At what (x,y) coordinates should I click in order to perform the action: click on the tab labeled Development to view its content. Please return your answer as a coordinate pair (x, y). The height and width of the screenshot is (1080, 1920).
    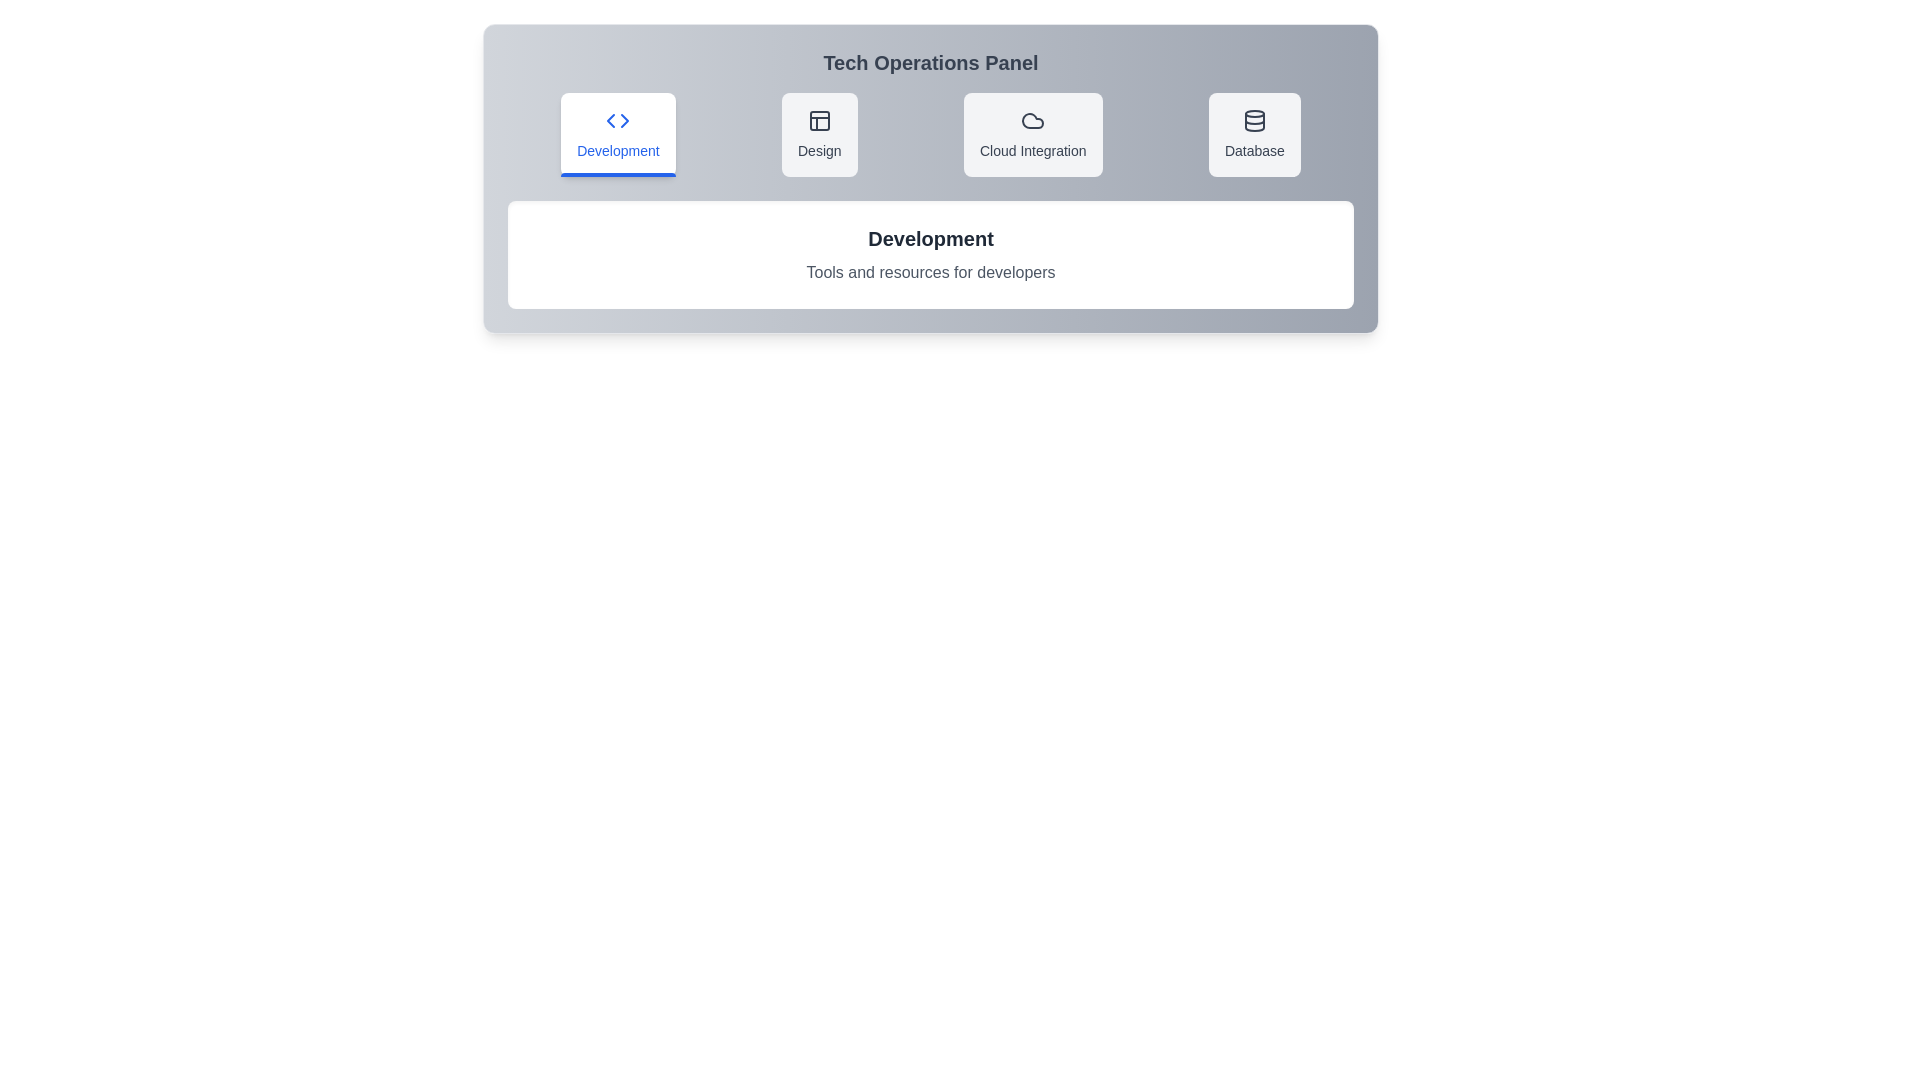
    Looking at the image, I should click on (617, 135).